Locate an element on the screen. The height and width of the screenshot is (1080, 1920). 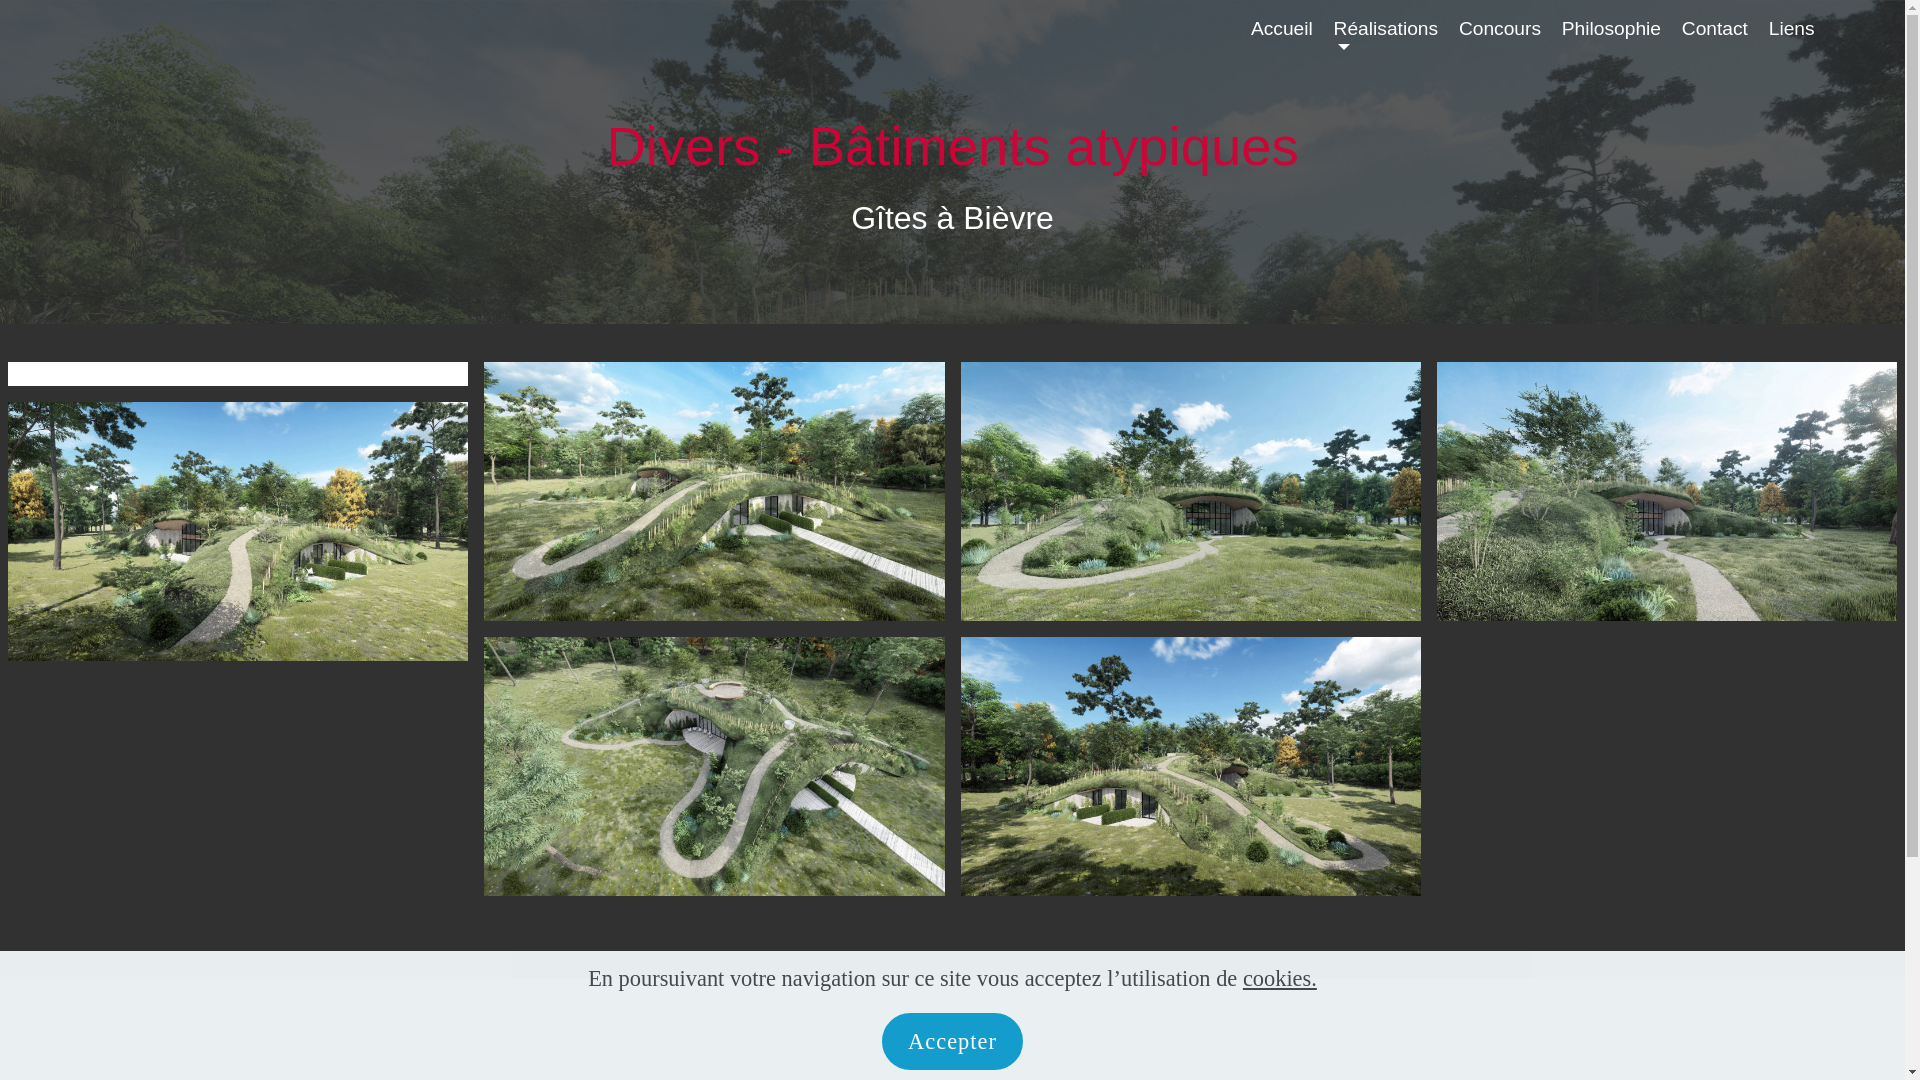
'Liens' is located at coordinates (1769, 38).